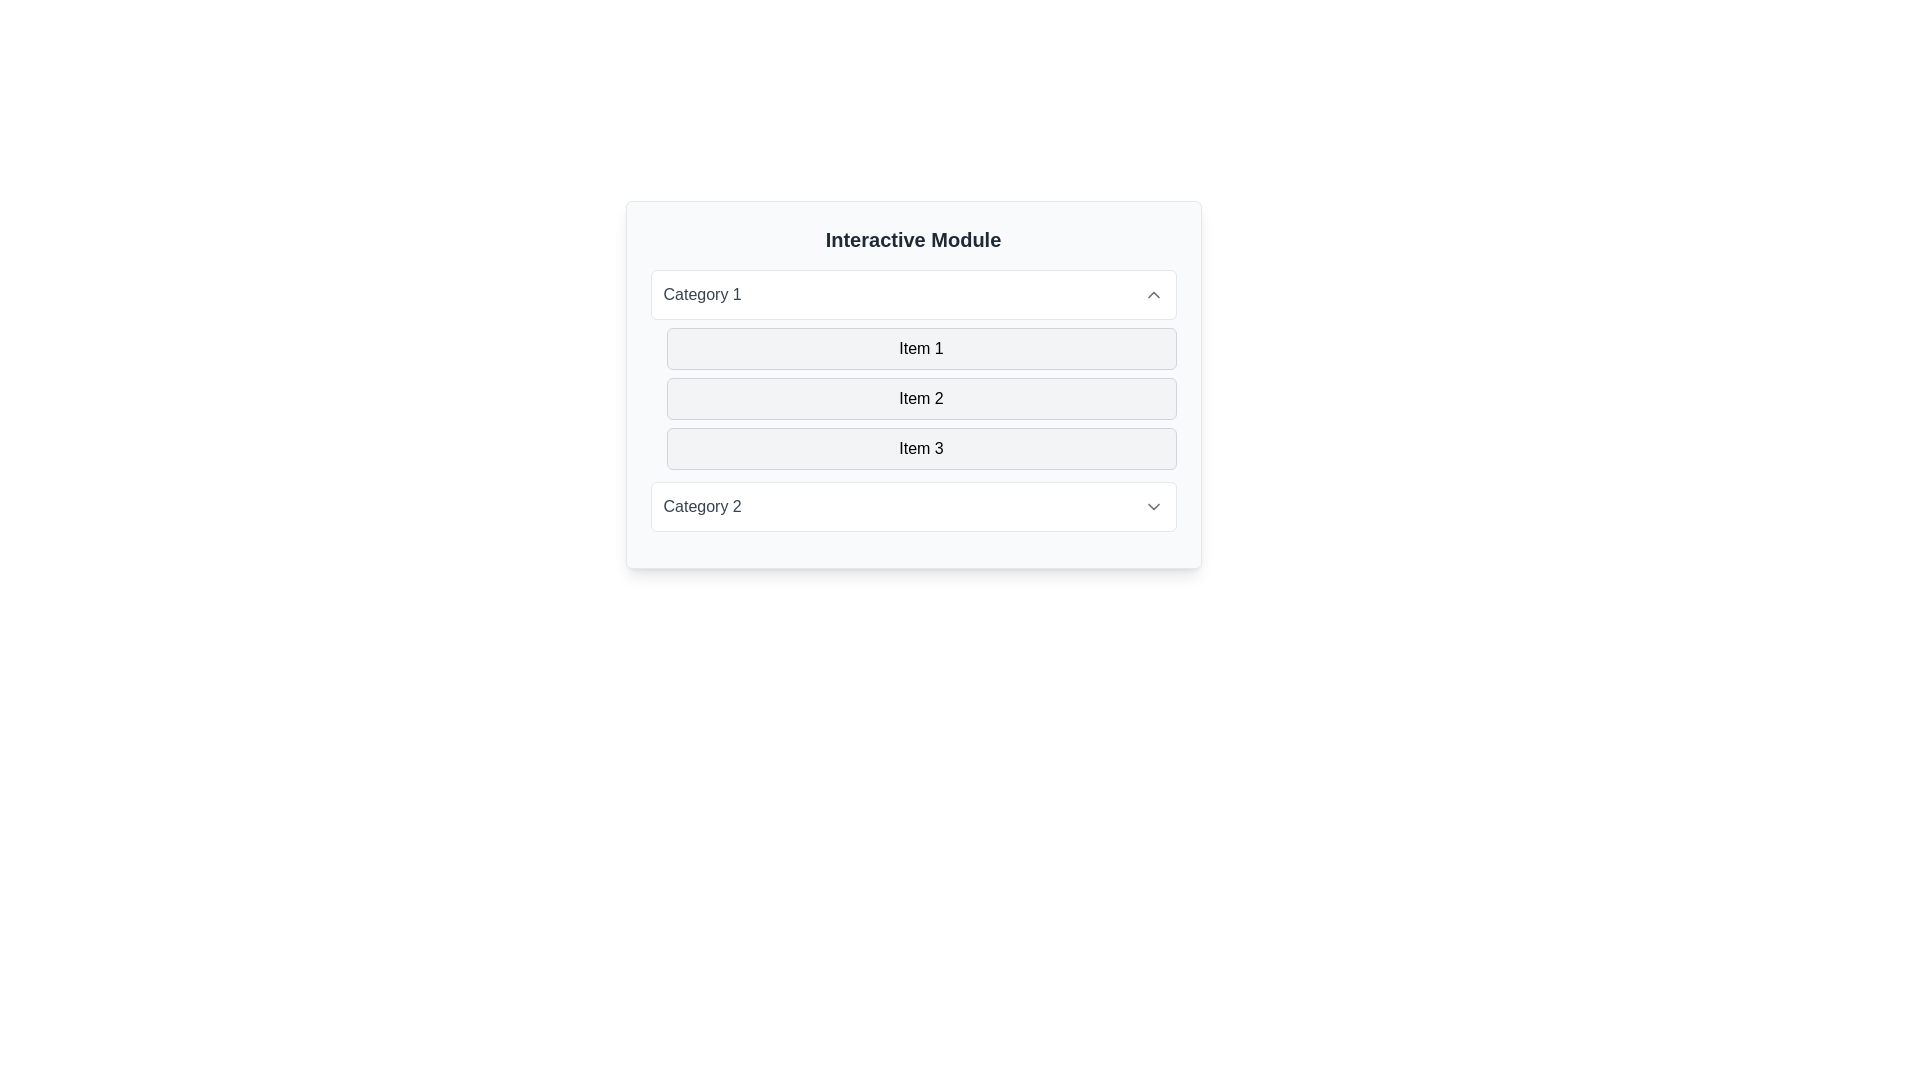 The width and height of the screenshot is (1920, 1080). Describe the element at coordinates (920, 398) in the screenshot. I see `the selectable item labeled 'Item 2', which is the second element in a vertical list with a light gray background and rounded corners` at that location.